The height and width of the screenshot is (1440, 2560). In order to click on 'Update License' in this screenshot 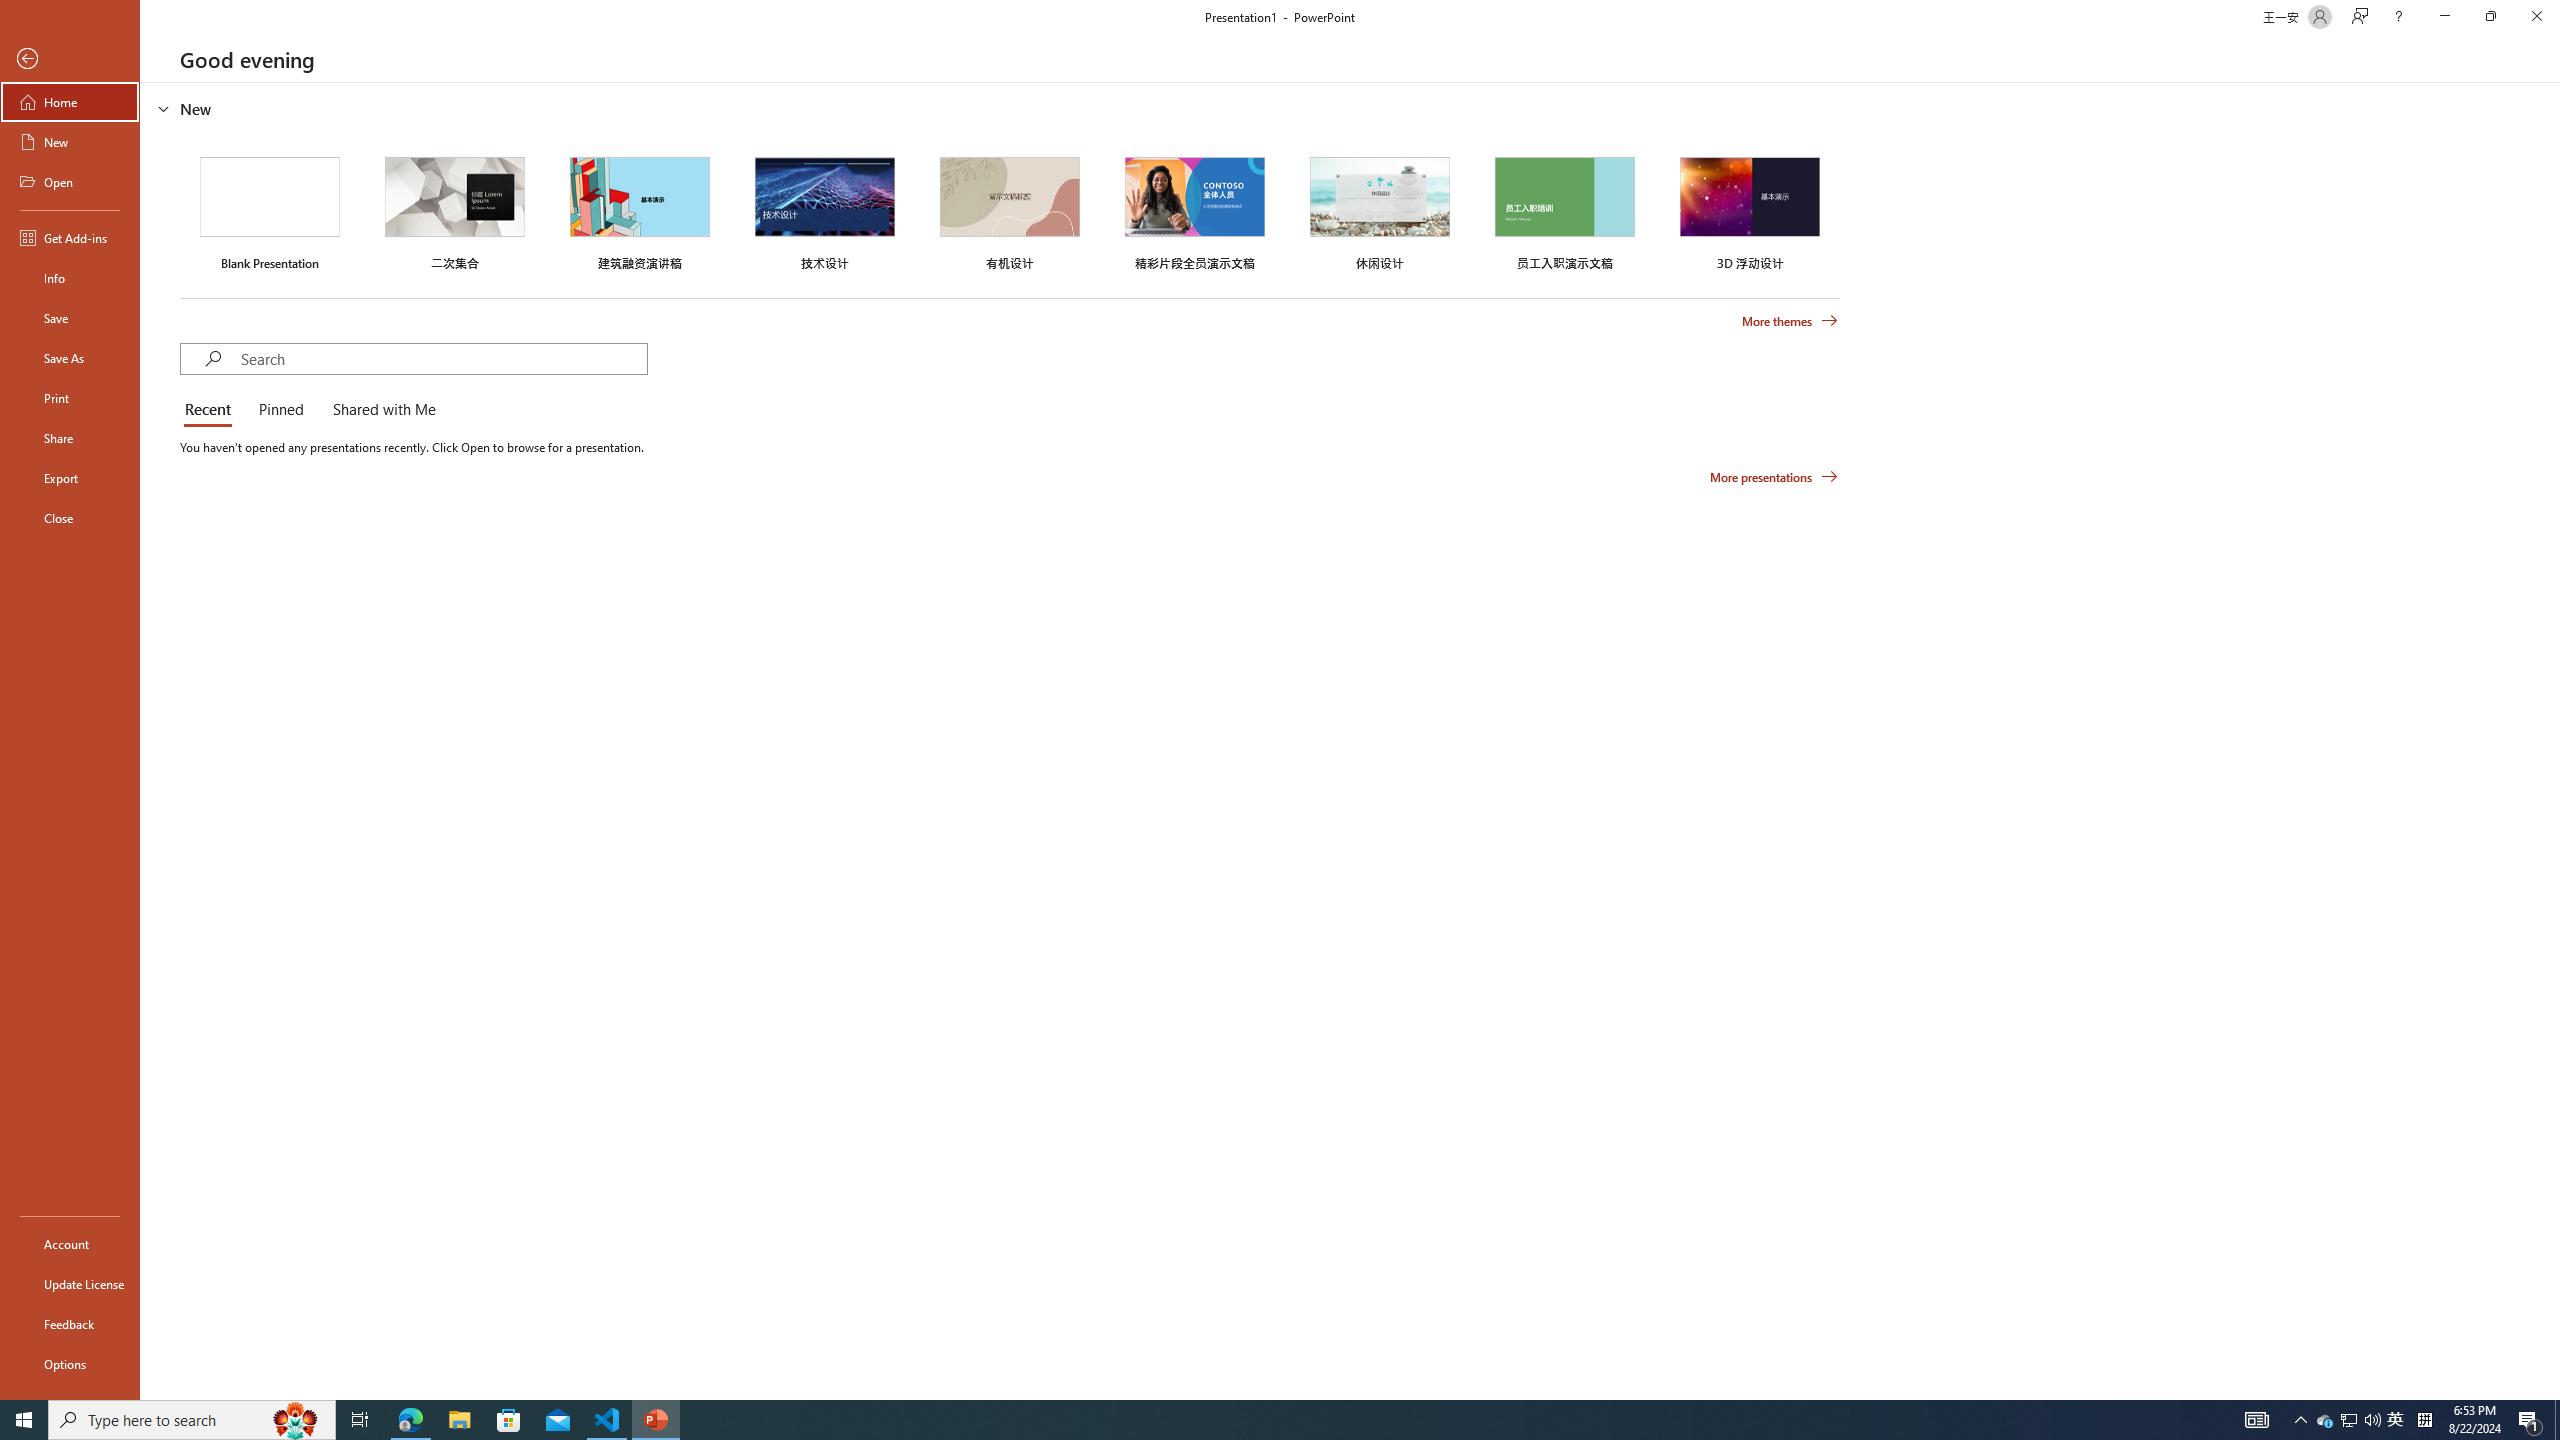, I will do `click(69, 1283)`.